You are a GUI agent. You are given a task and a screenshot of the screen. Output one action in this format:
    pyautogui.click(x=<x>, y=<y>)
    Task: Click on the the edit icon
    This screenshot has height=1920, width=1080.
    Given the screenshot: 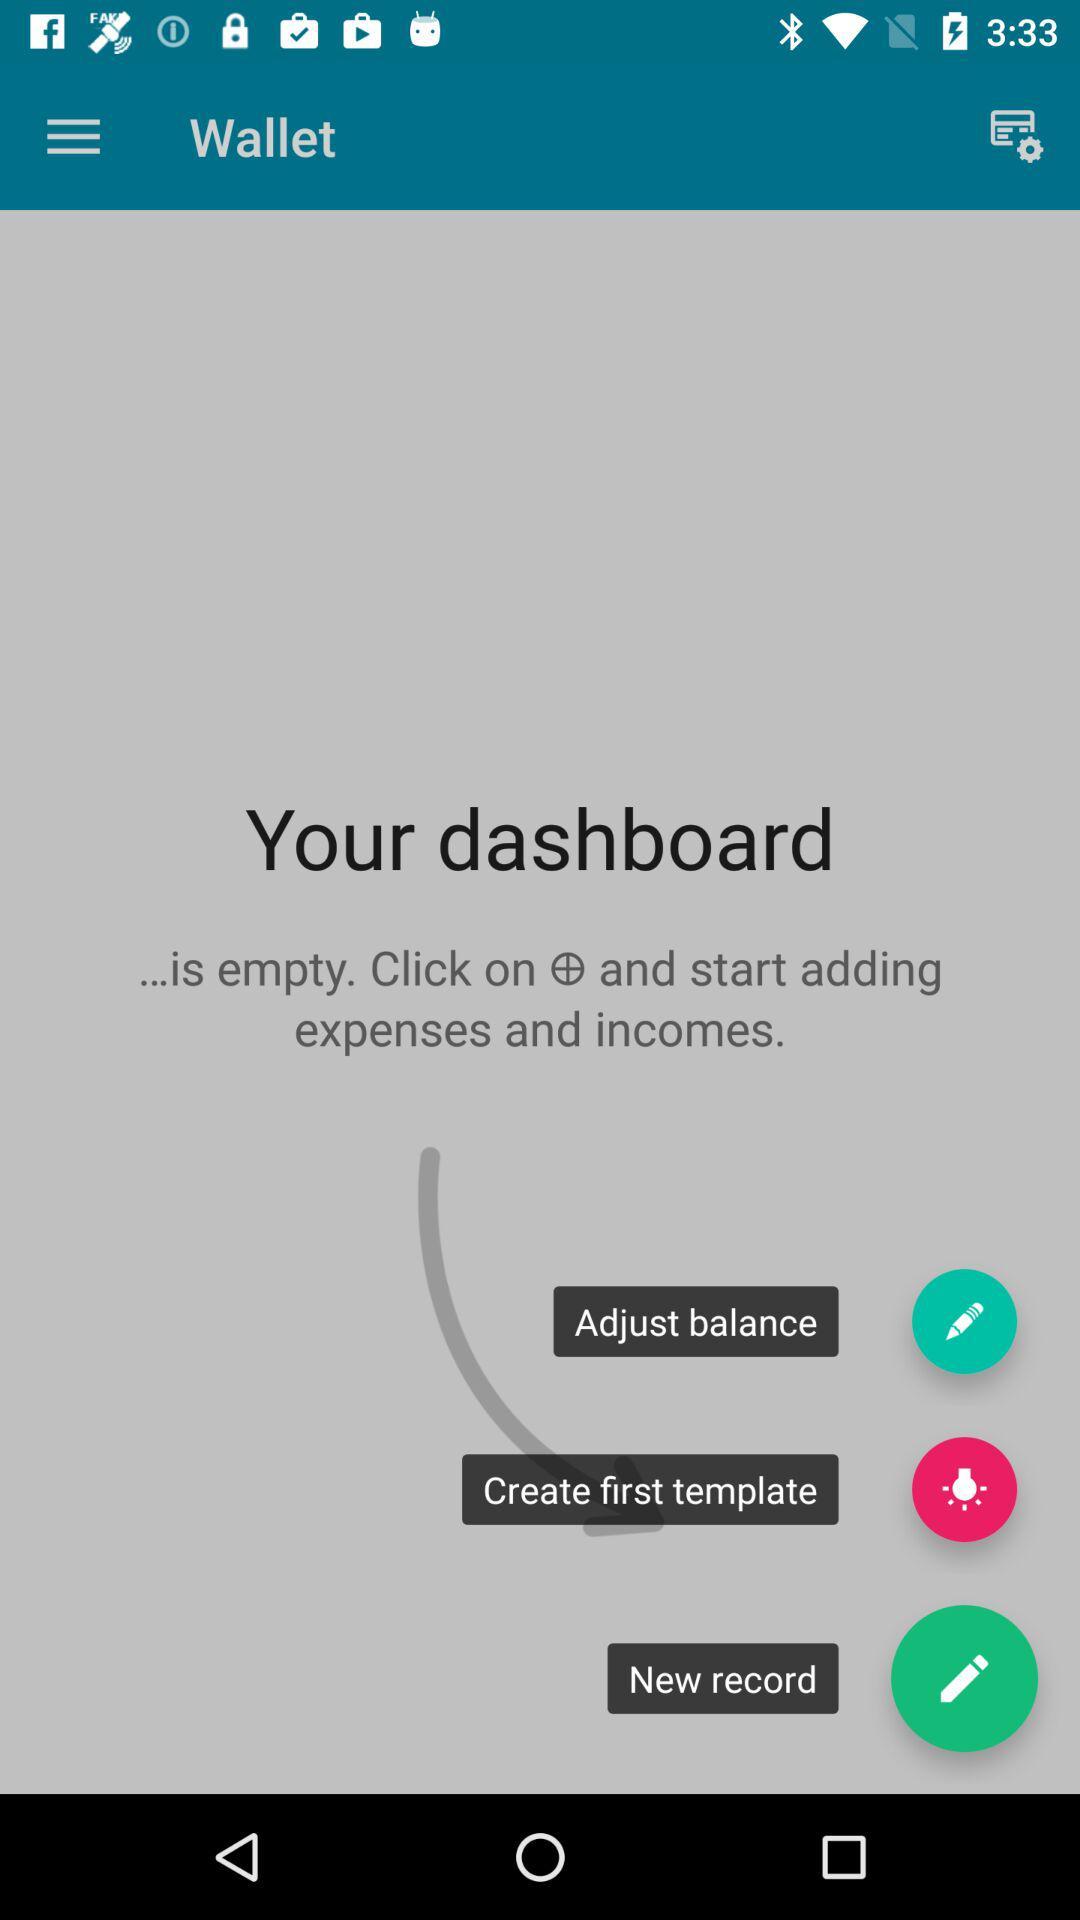 What is the action you would take?
    pyautogui.click(x=963, y=1678)
    